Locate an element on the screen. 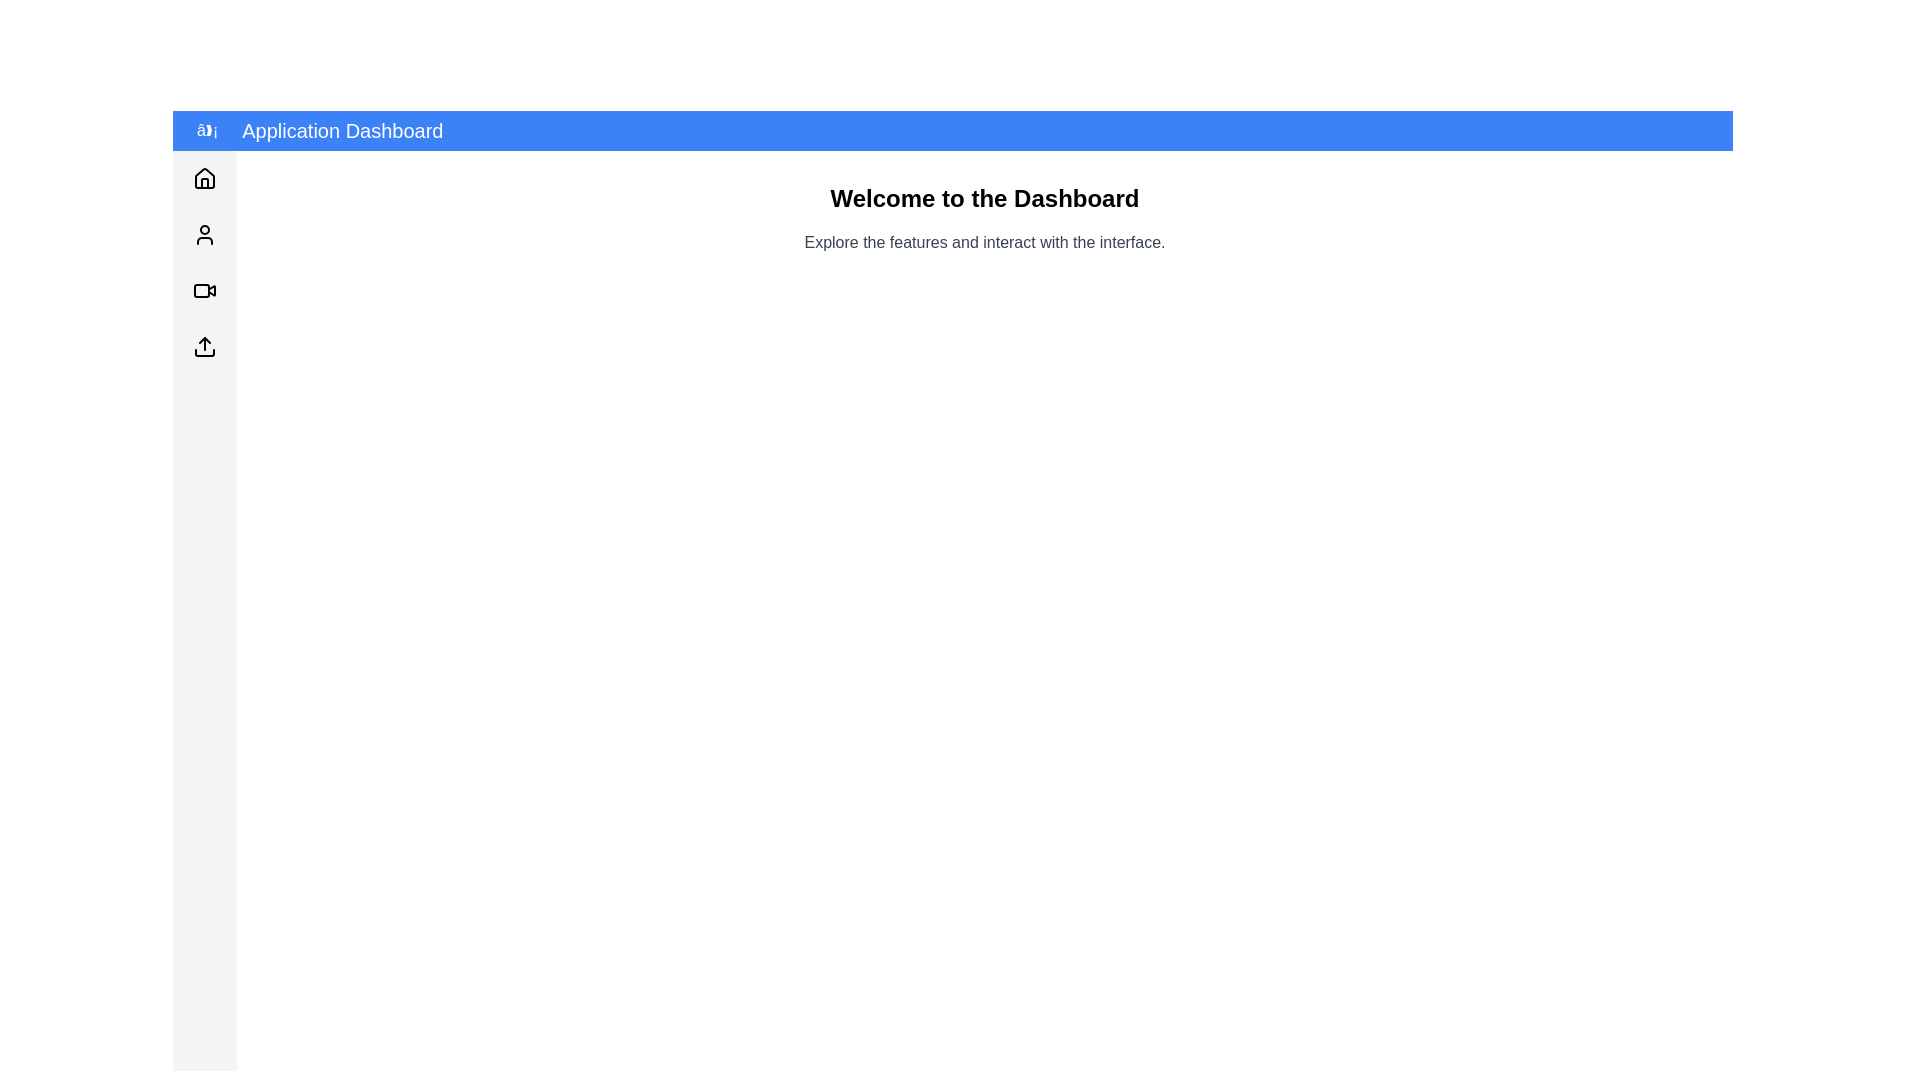 This screenshot has width=1920, height=1080. the interactive menu activator icon located in the blue header bar on the left side, adjacent to the 'Application Dashboard' title is located at coordinates (207, 131).